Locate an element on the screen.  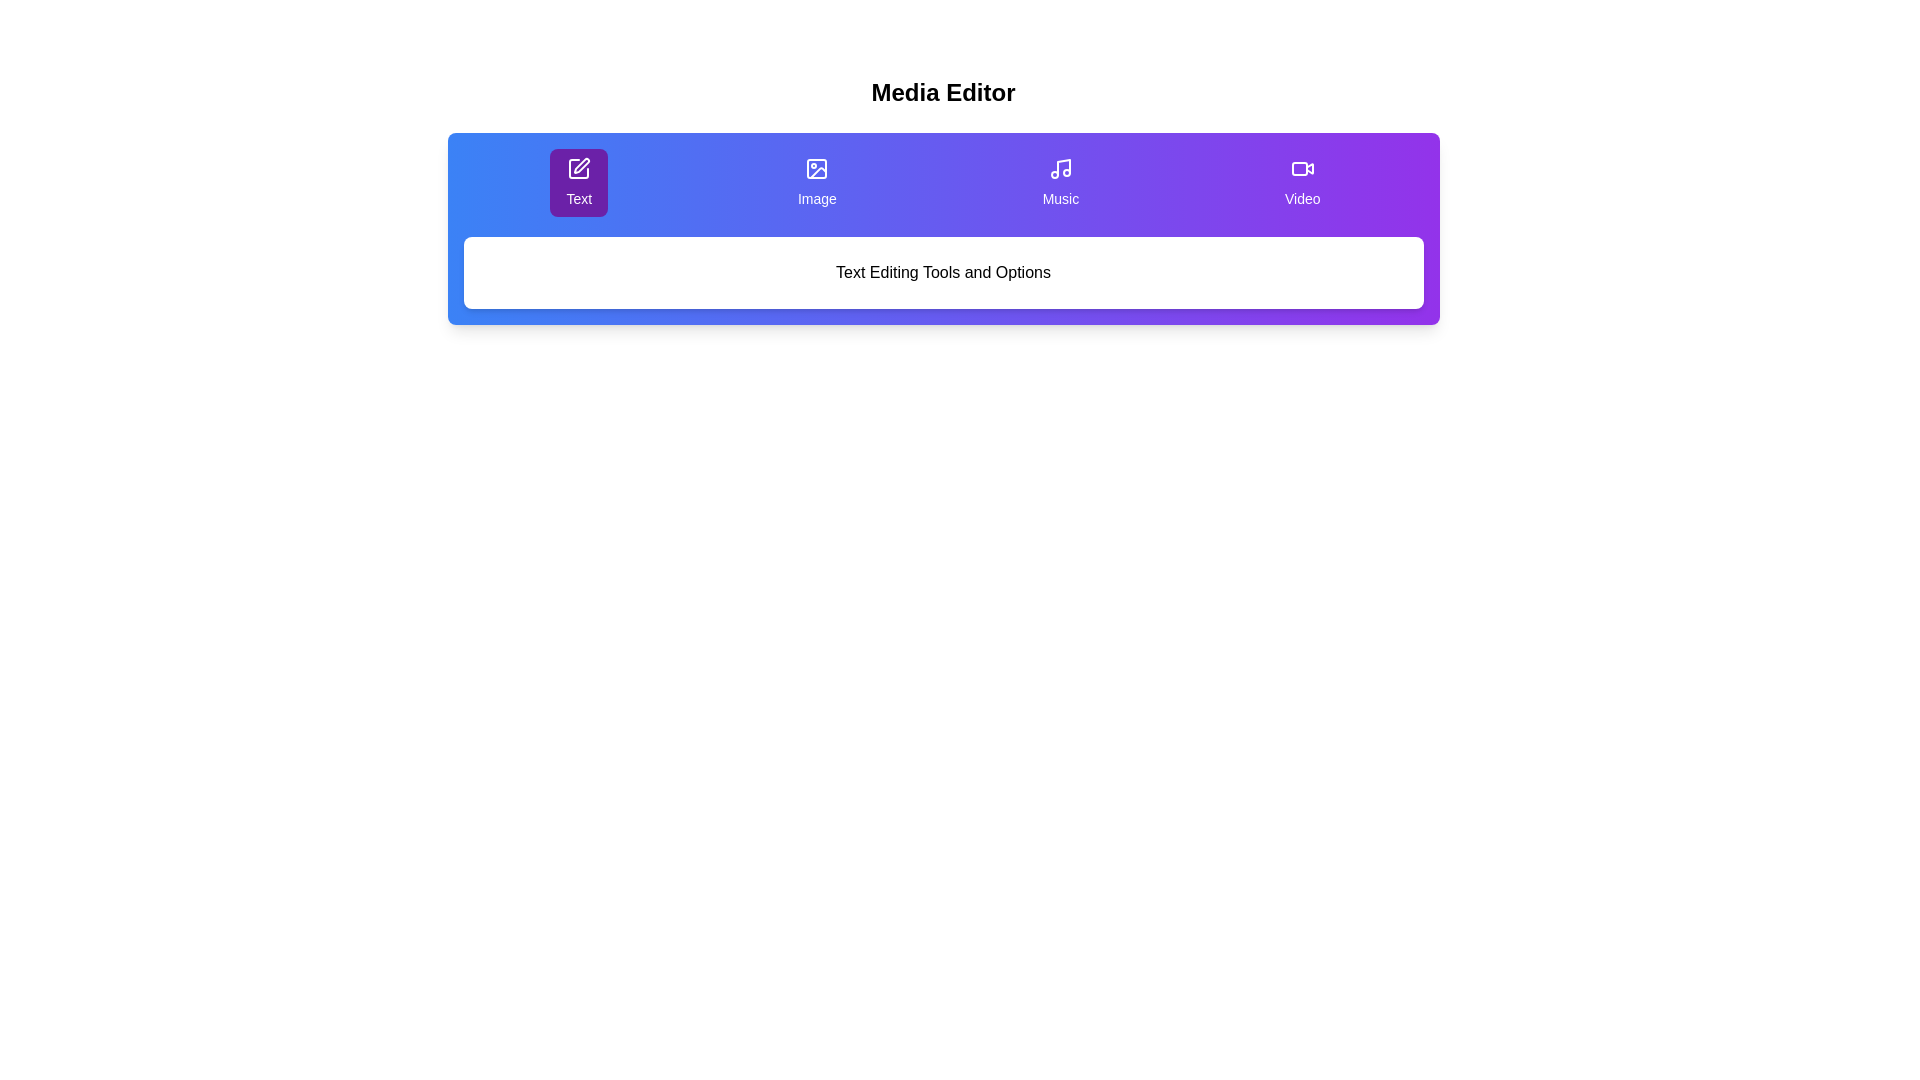
the Interactive Button labeled 'Video' with a purple background and a video camera icon is located at coordinates (1302, 182).